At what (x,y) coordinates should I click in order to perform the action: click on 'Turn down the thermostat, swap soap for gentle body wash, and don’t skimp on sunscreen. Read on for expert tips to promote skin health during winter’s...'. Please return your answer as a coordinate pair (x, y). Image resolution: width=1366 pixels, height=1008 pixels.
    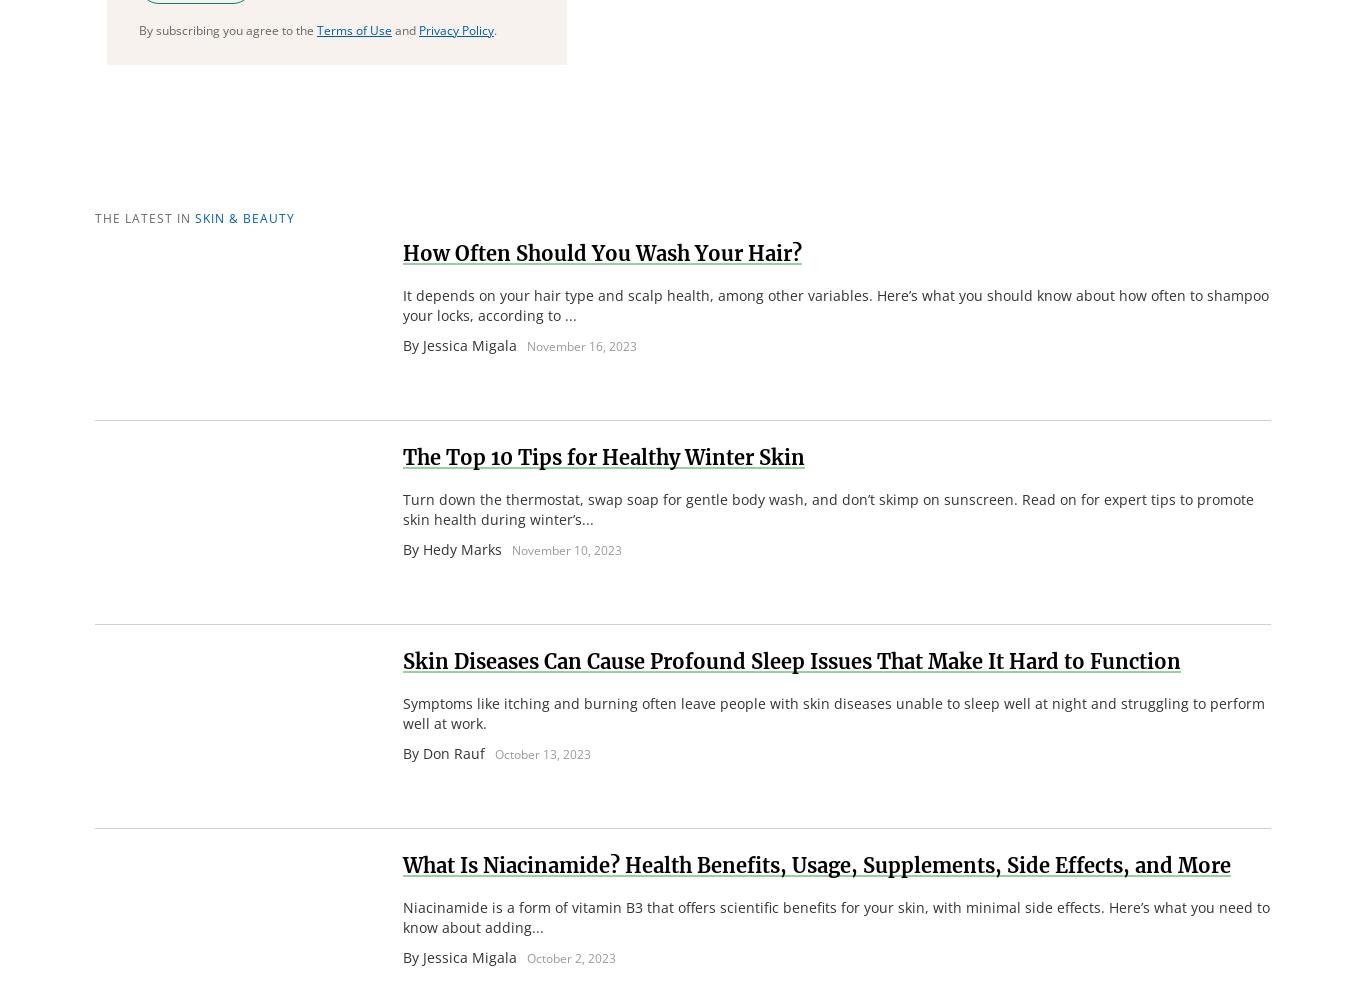
    Looking at the image, I should click on (401, 508).